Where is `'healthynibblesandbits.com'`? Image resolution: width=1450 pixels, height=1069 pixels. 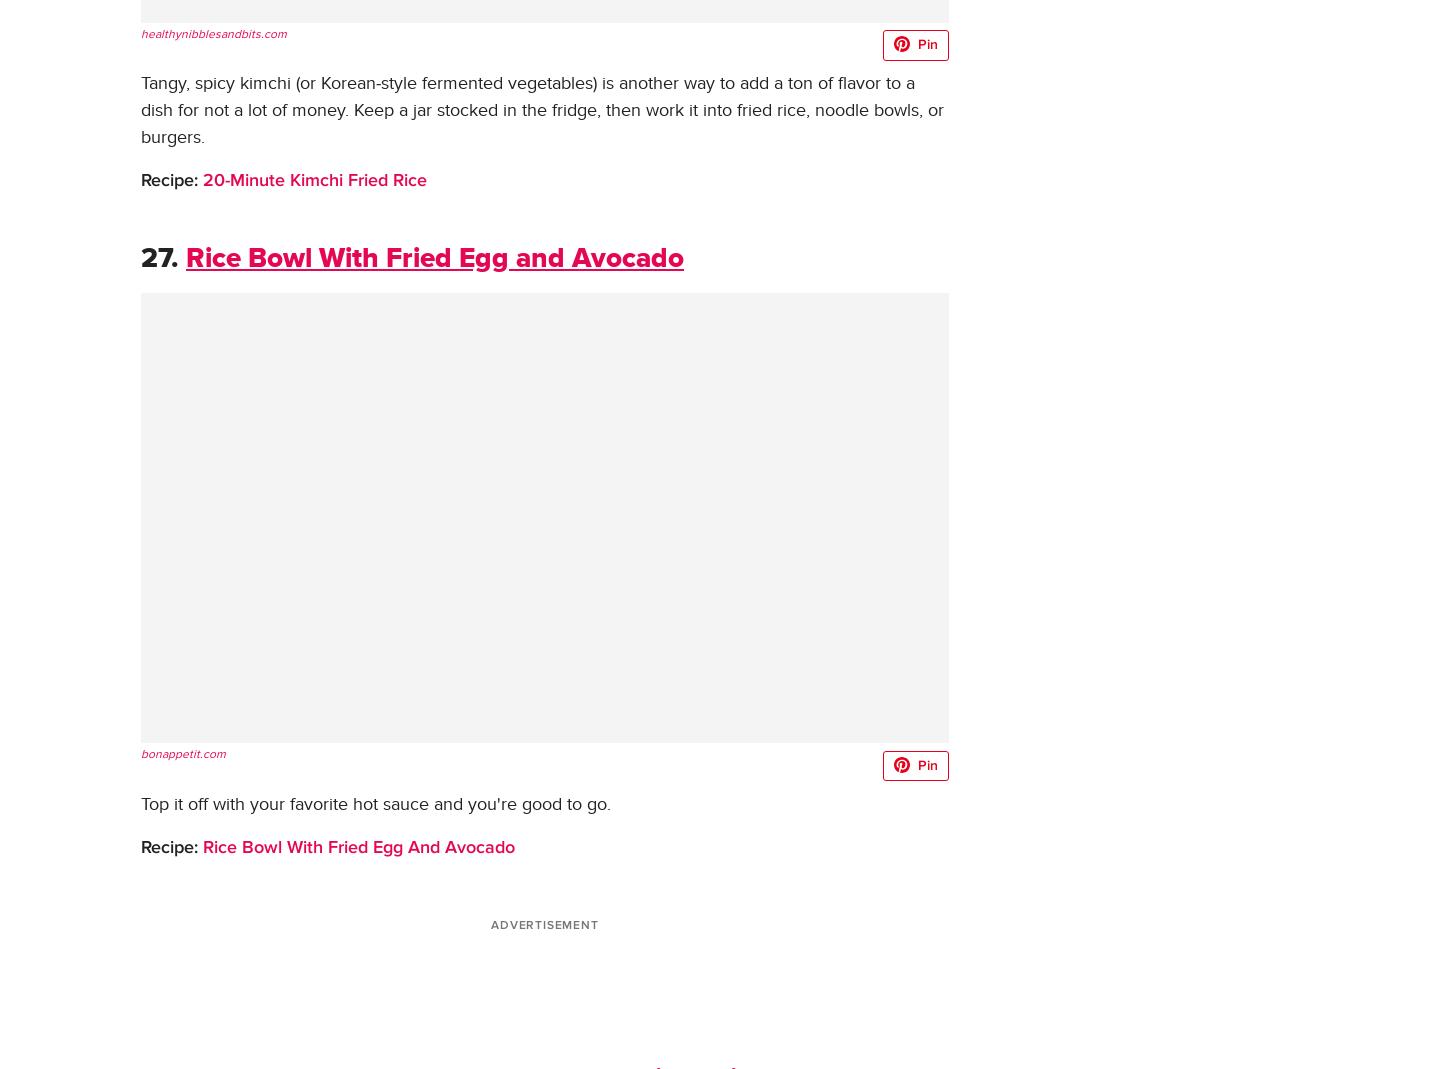
'healthynibblesandbits.com' is located at coordinates (139, 32).